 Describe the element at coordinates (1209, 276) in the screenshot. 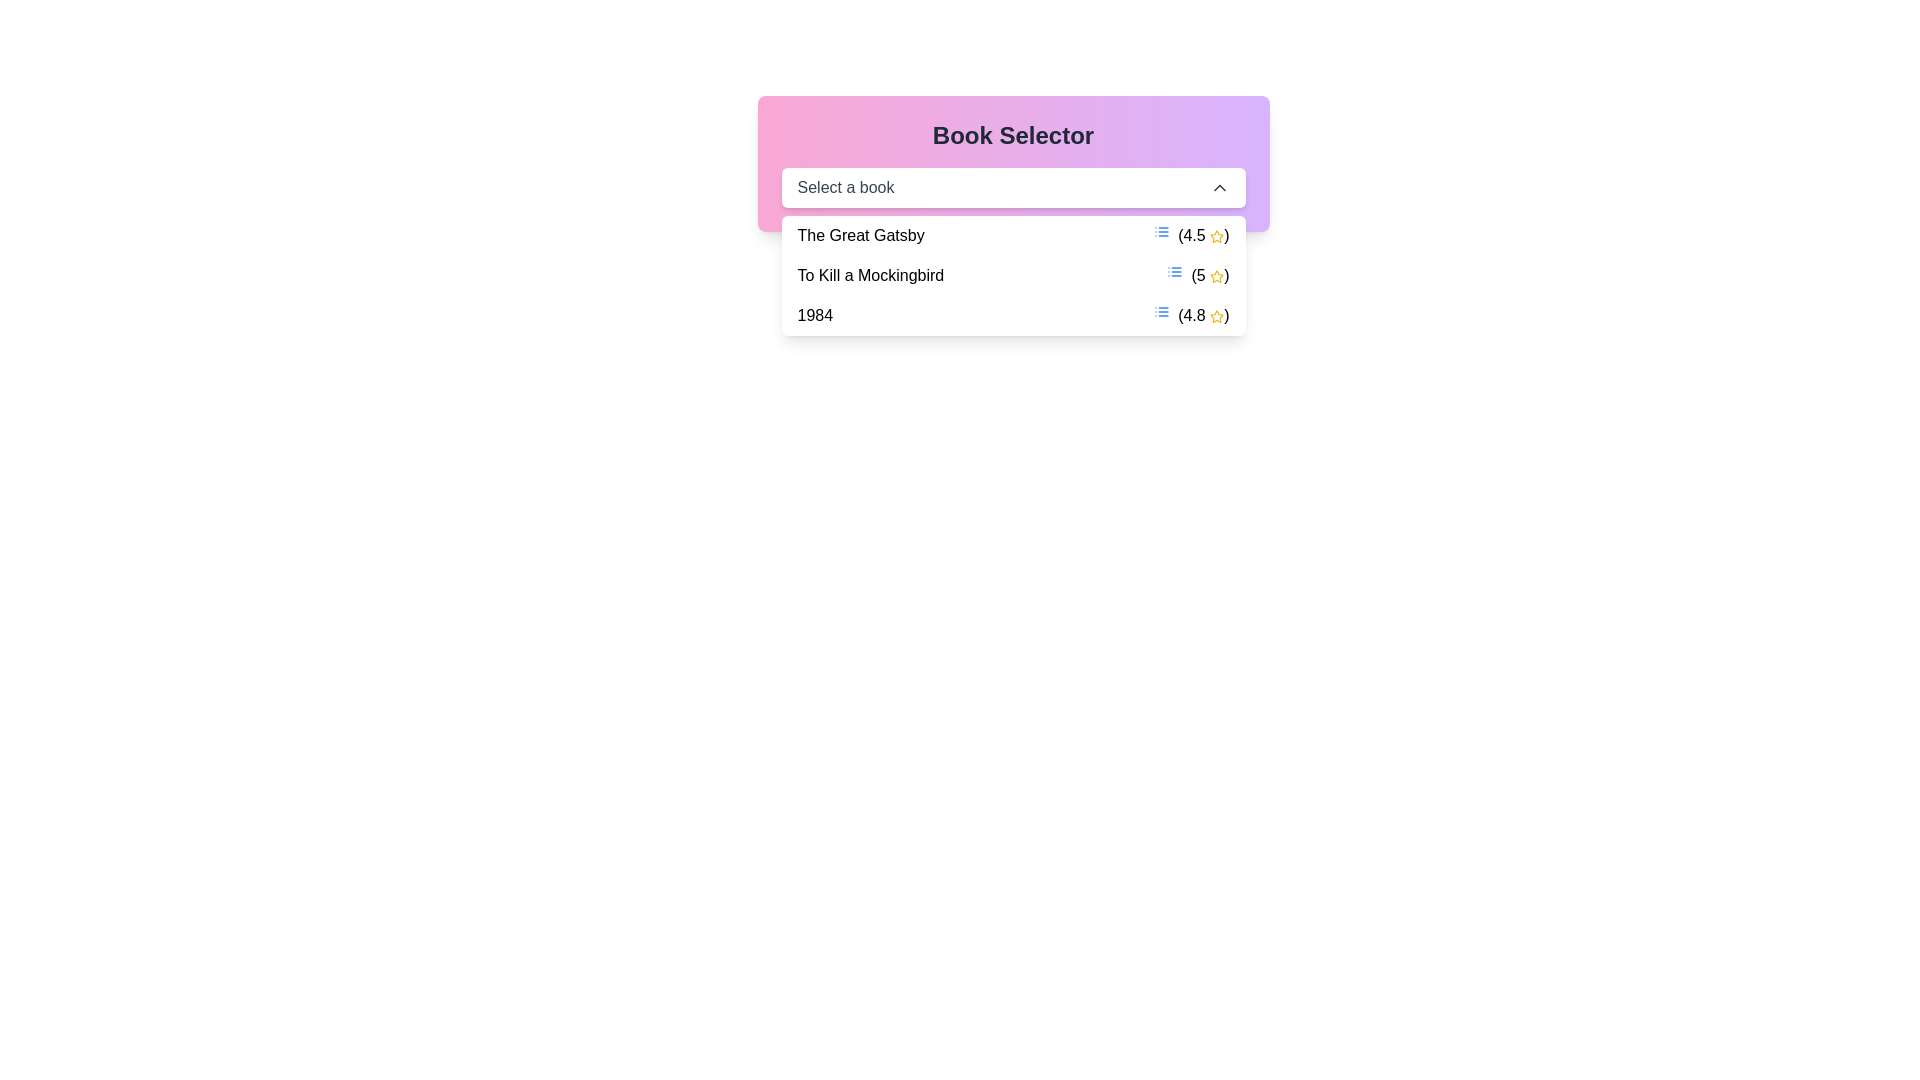

I see `the rating count text for 'To Kill a Mockingbird'` at that location.